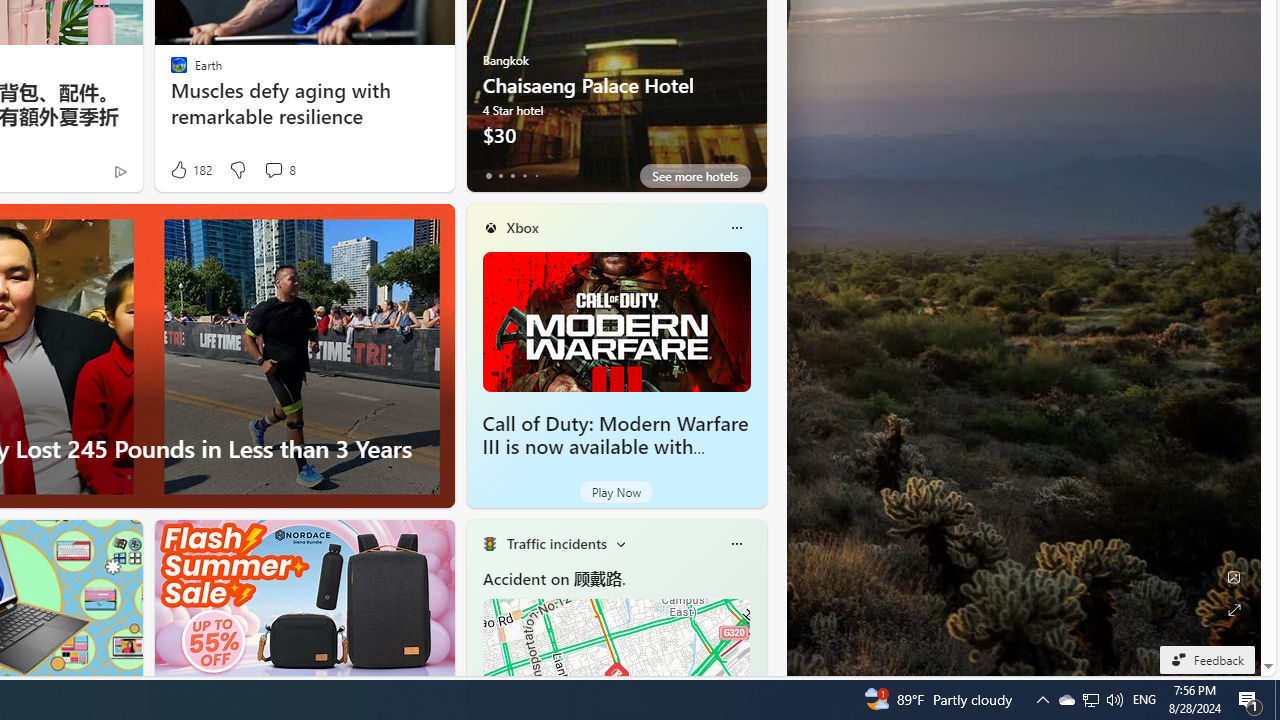 The image size is (1280, 720). What do you see at coordinates (615, 492) in the screenshot?
I see `'Play Now'` at bounding box center [615, 492].